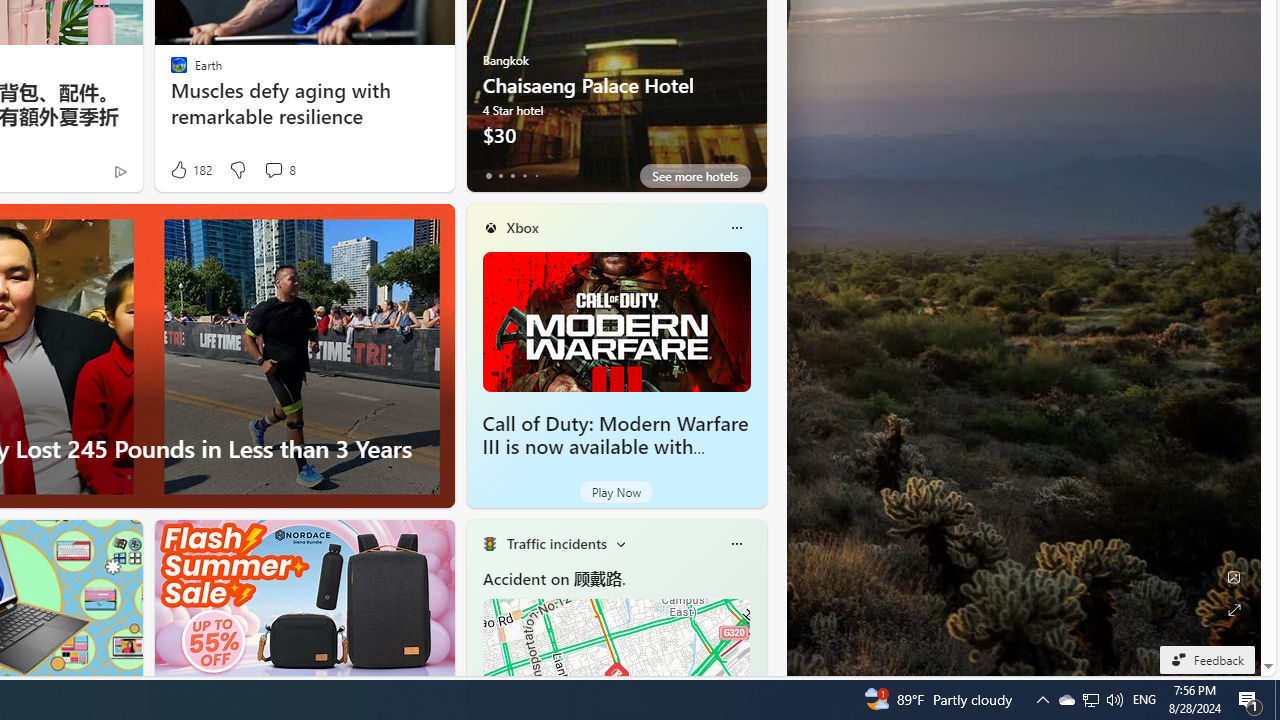 The image size is (1280, 720). What do you see at coordinates (615, 492) in the screenshot?
I see `'Play Now'` at bounding box center [615, 492].